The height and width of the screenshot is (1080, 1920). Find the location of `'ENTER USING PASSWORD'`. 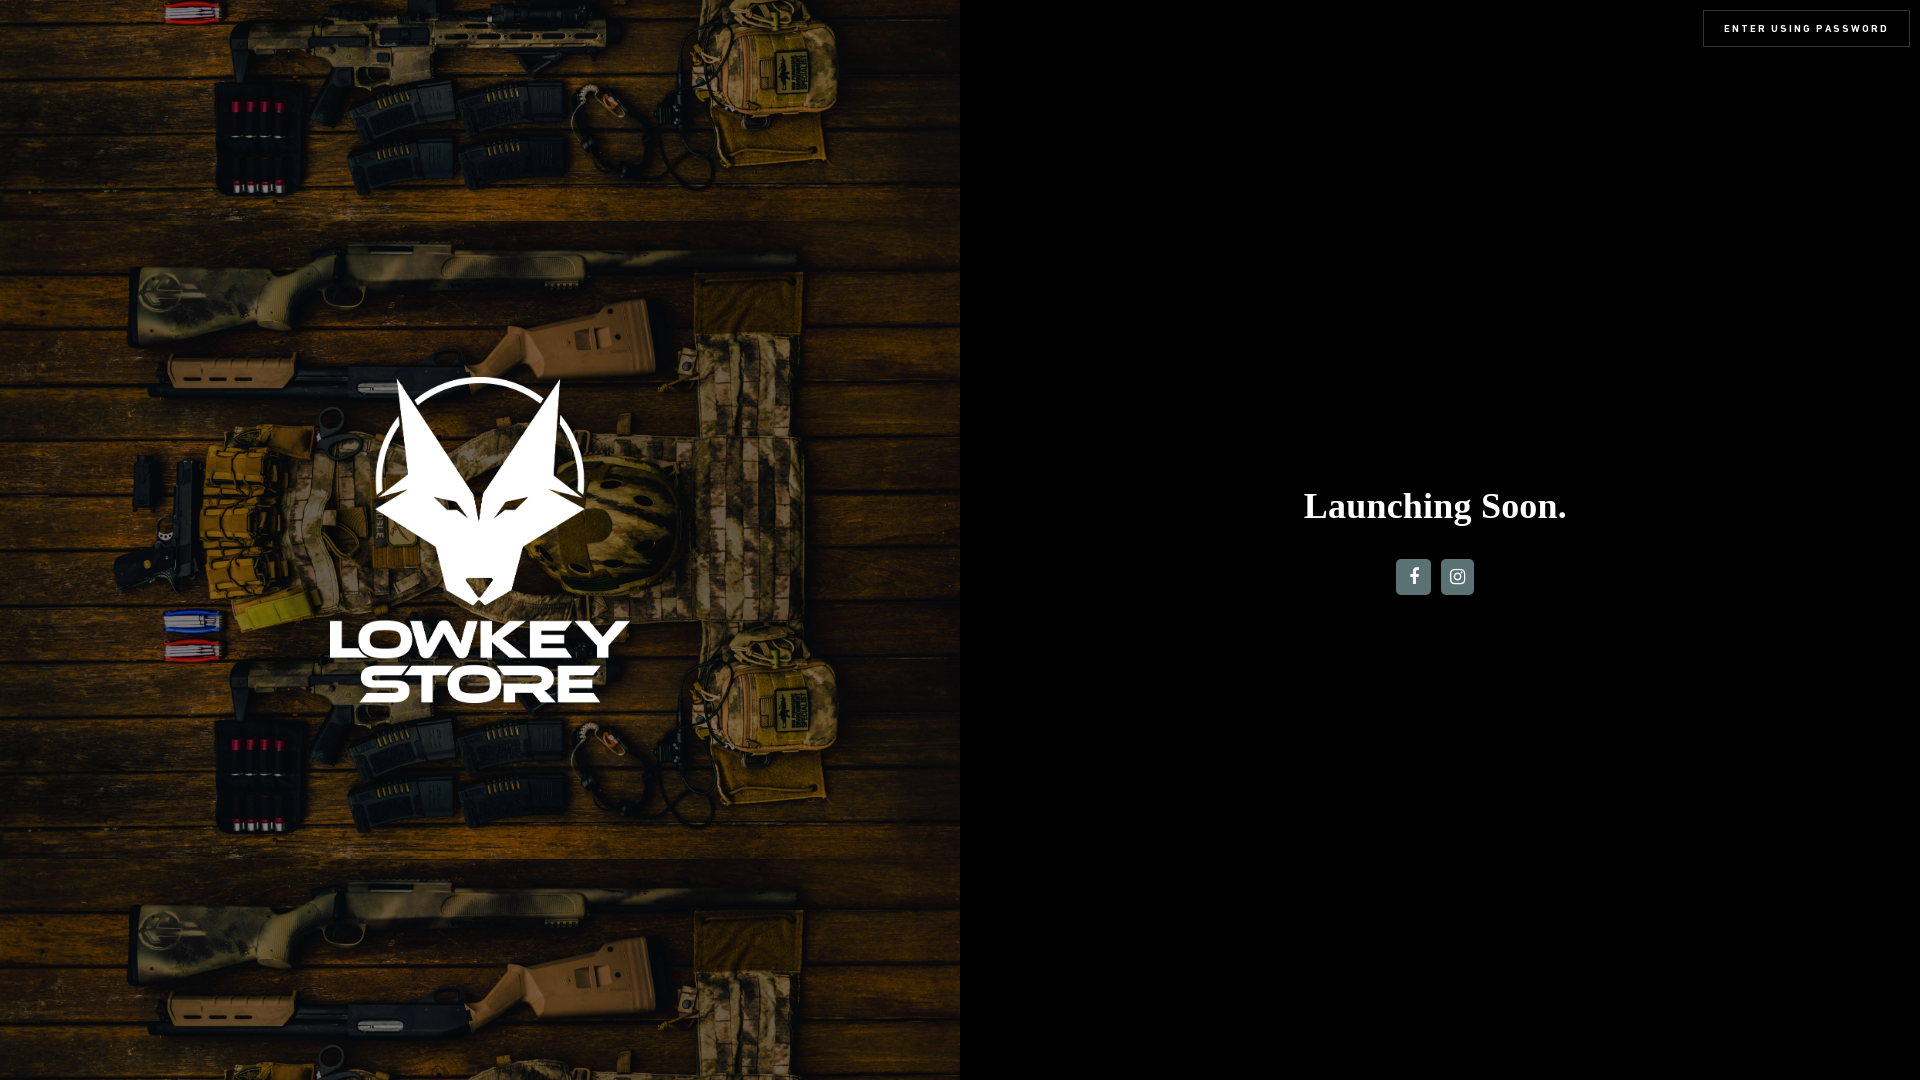

'ENTER USING PASSWORD' is located at coordinates (1806, 28).